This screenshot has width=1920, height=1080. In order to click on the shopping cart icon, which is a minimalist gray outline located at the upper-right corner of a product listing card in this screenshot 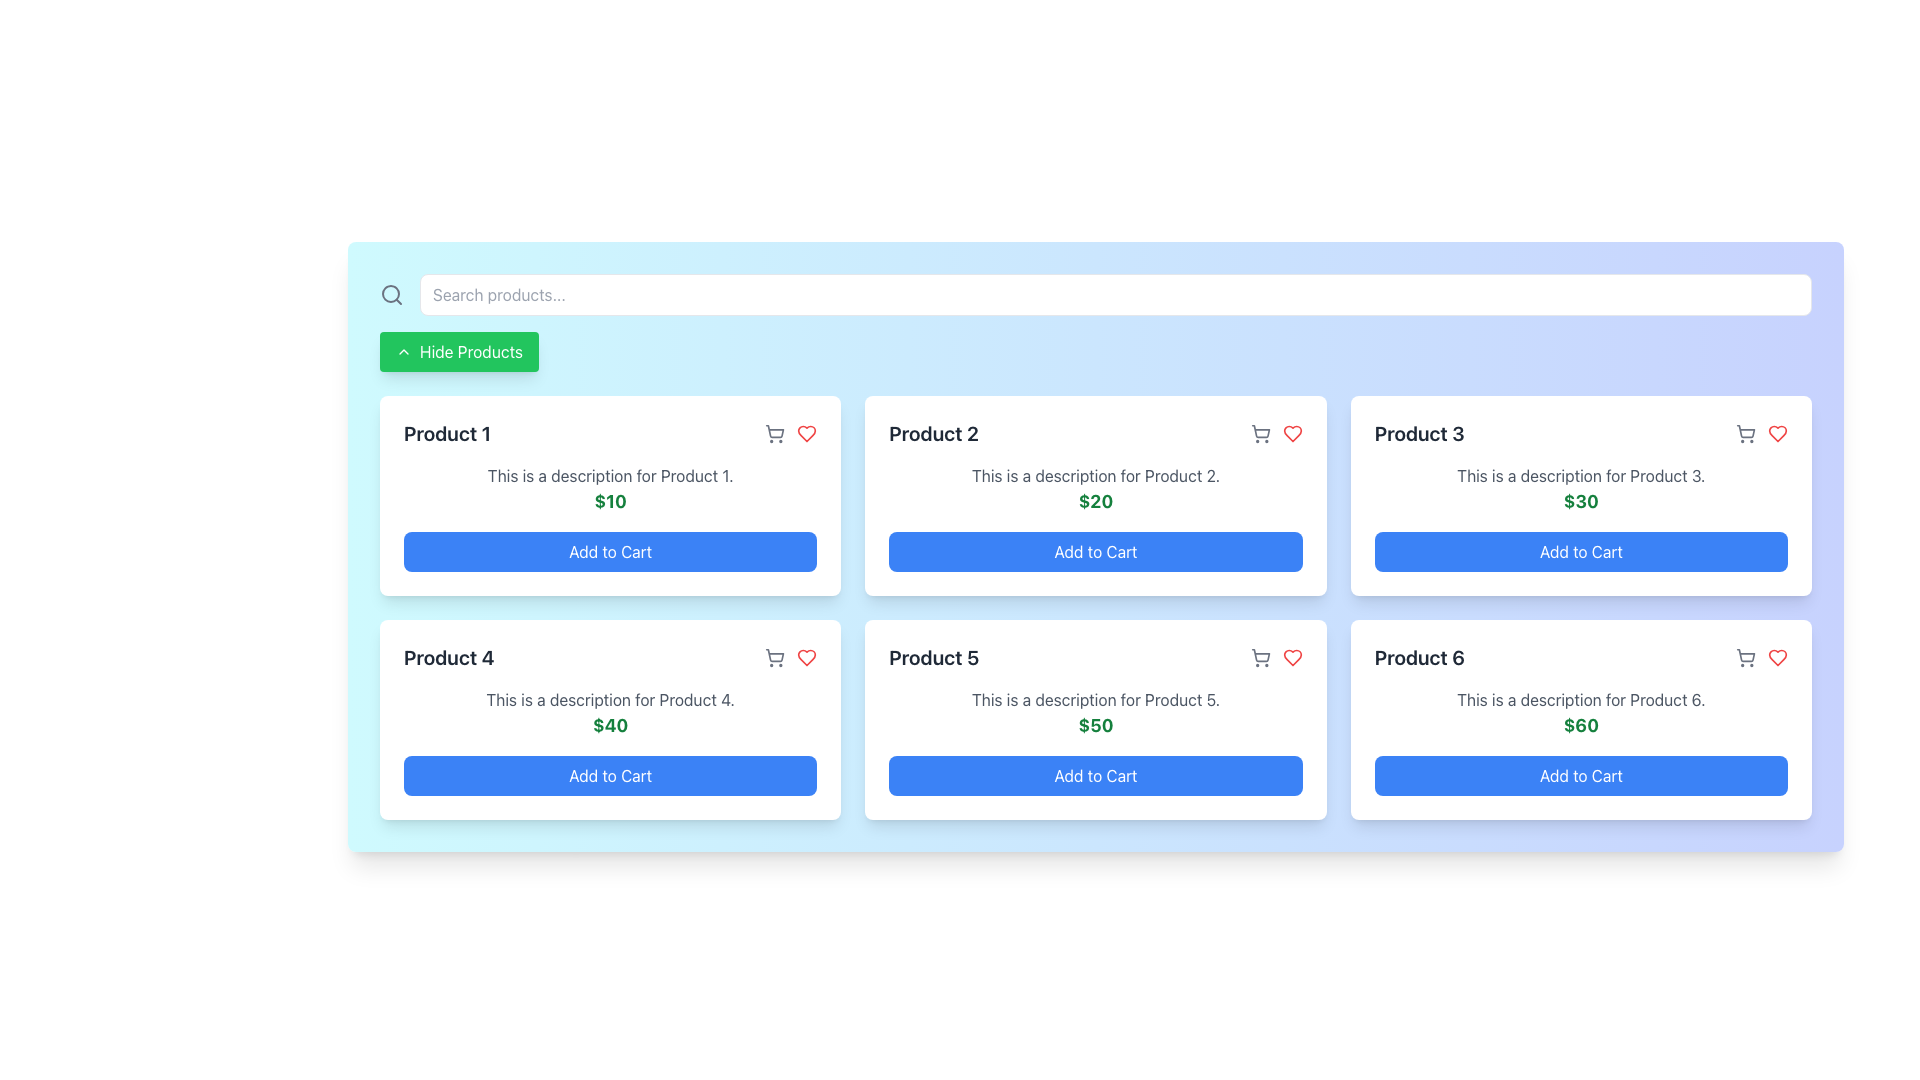, I will do `click(774, 658)`.